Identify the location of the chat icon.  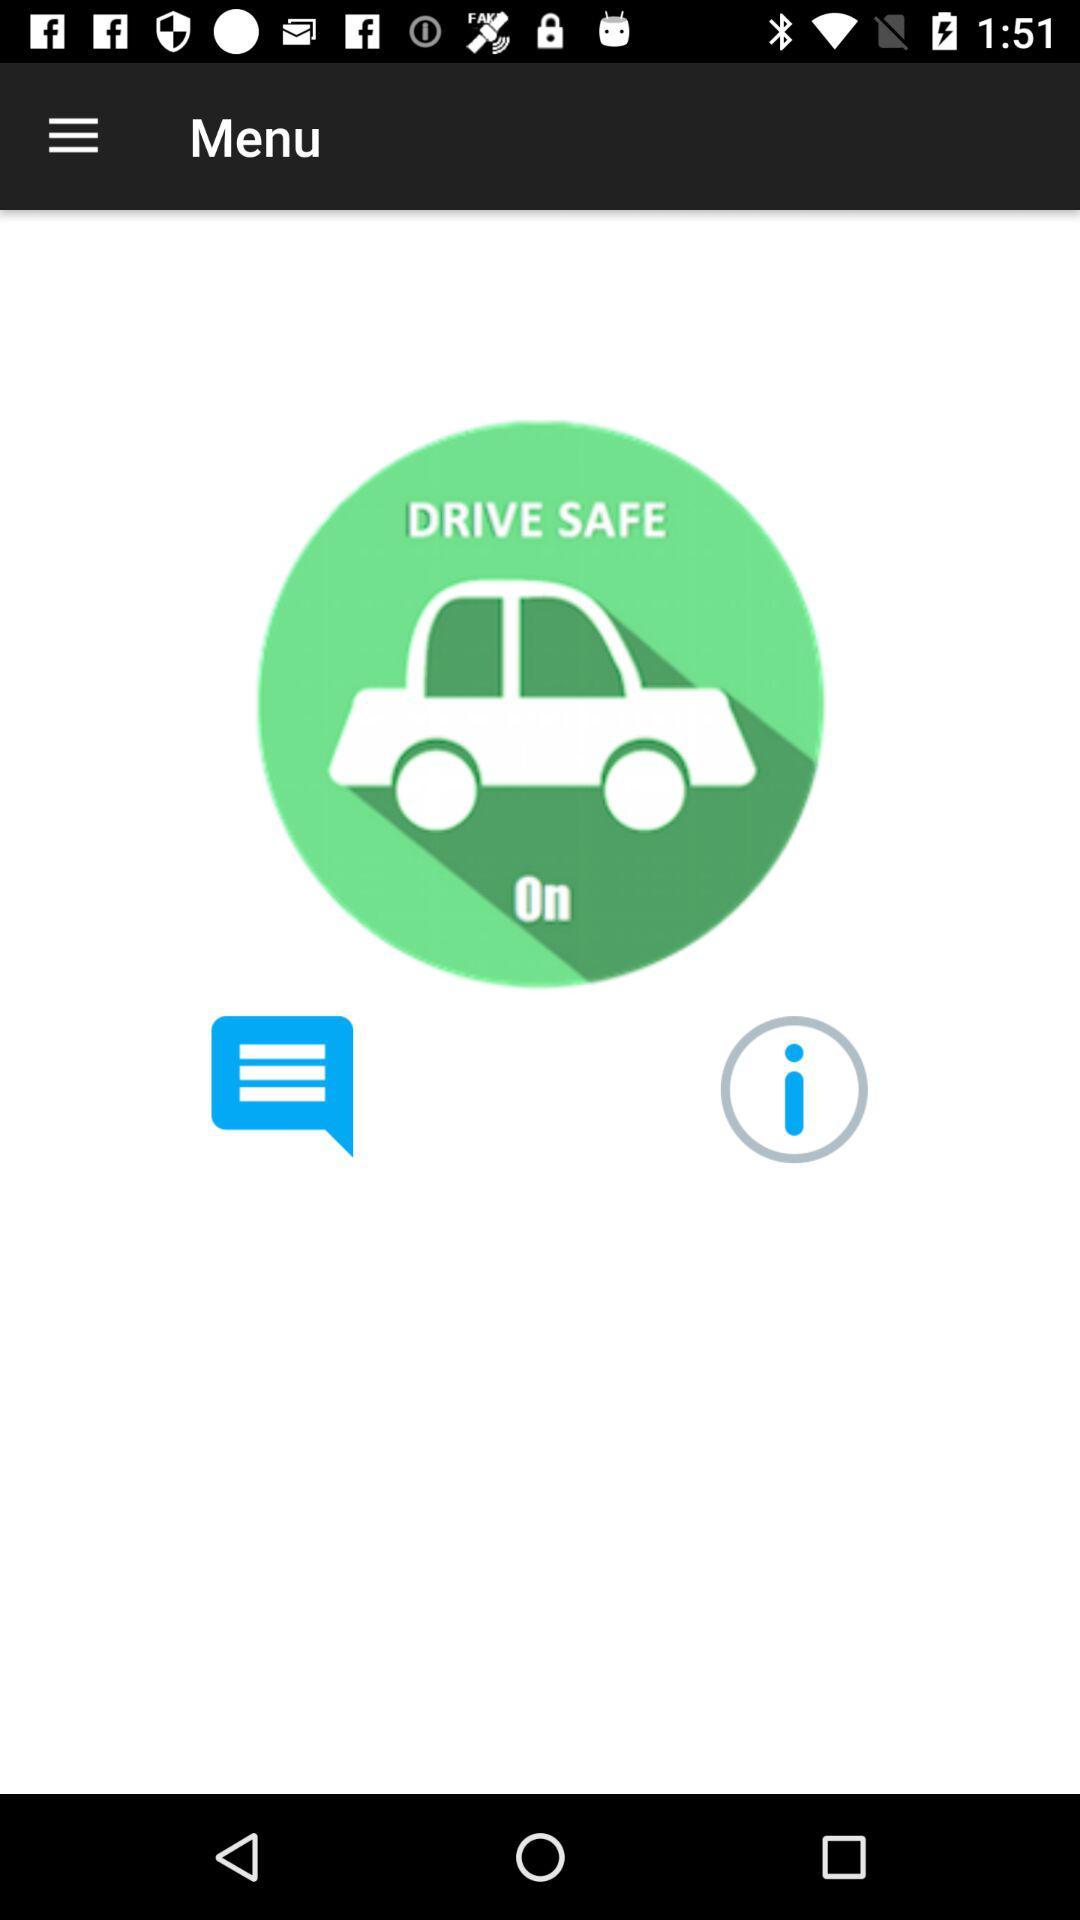
(282, 1086).